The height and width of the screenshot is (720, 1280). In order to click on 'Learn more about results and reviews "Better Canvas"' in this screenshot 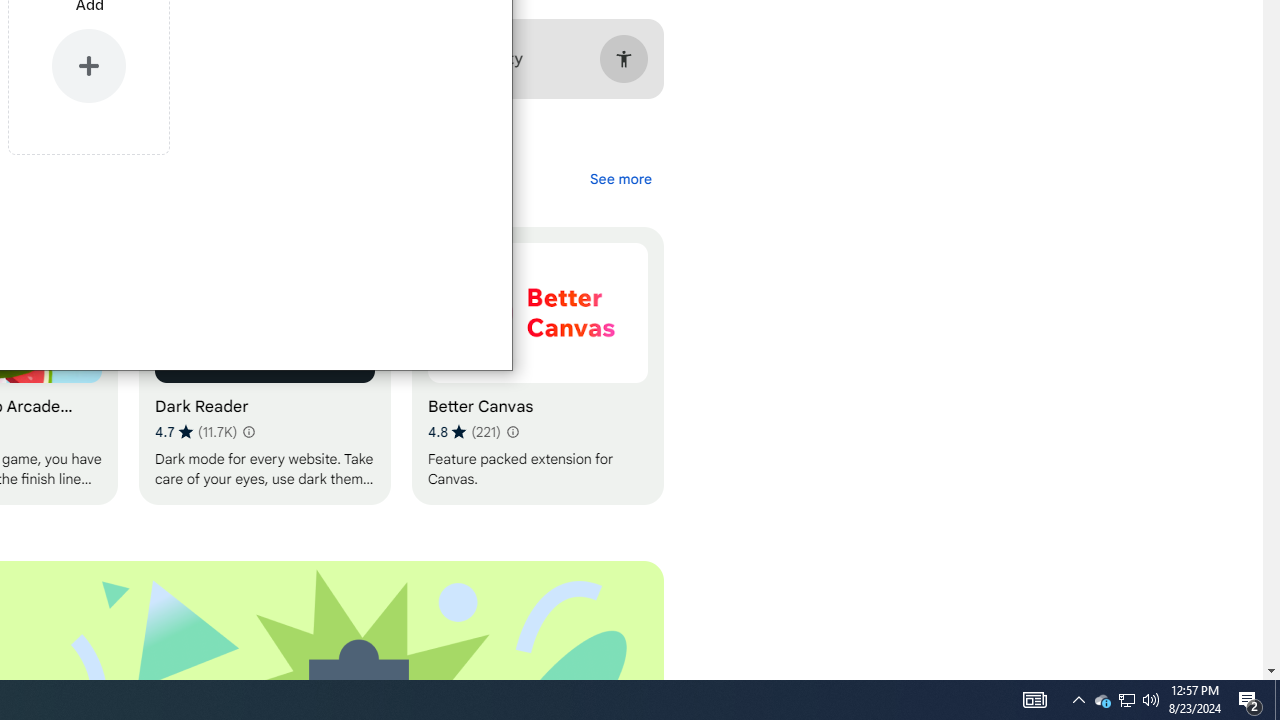, I will do `click(512, 431)`.